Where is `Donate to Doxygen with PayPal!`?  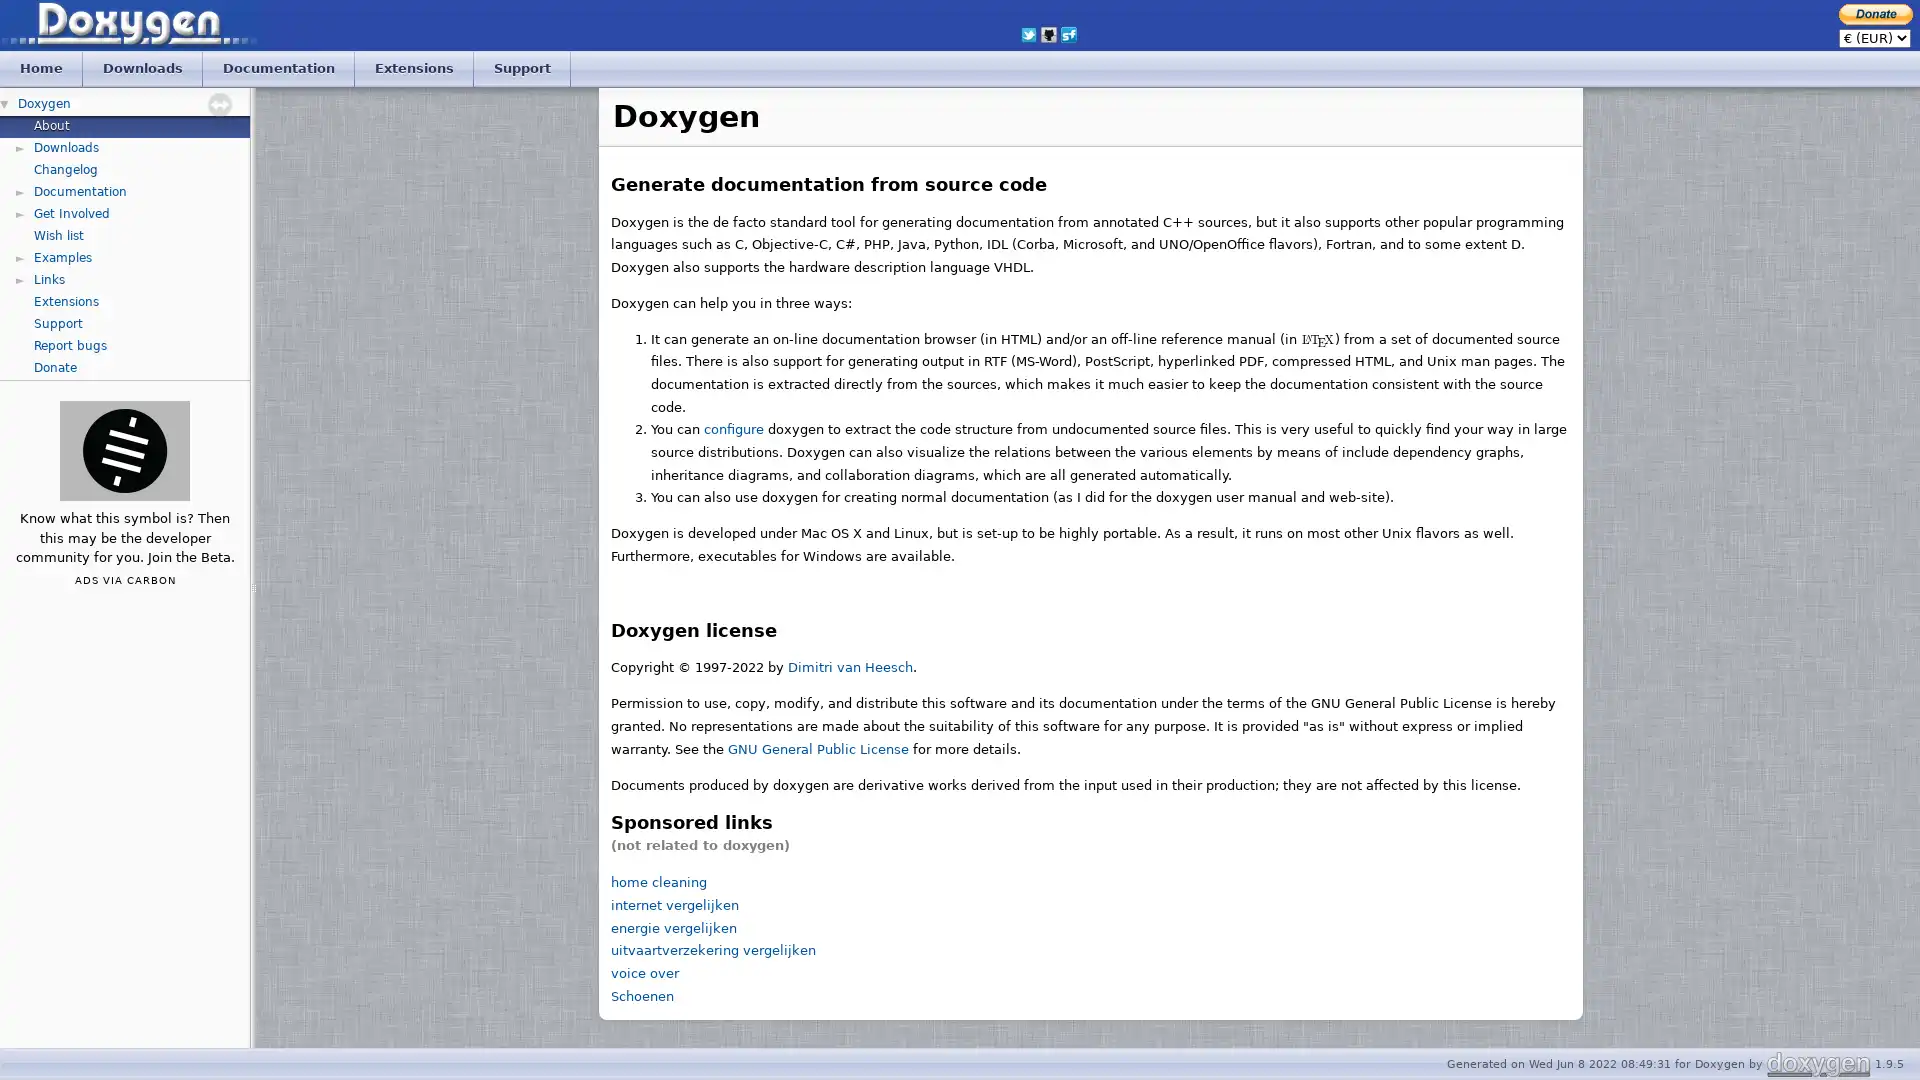 Donate to Doxygen with PayPal! is located at coordinates (1875, 13).